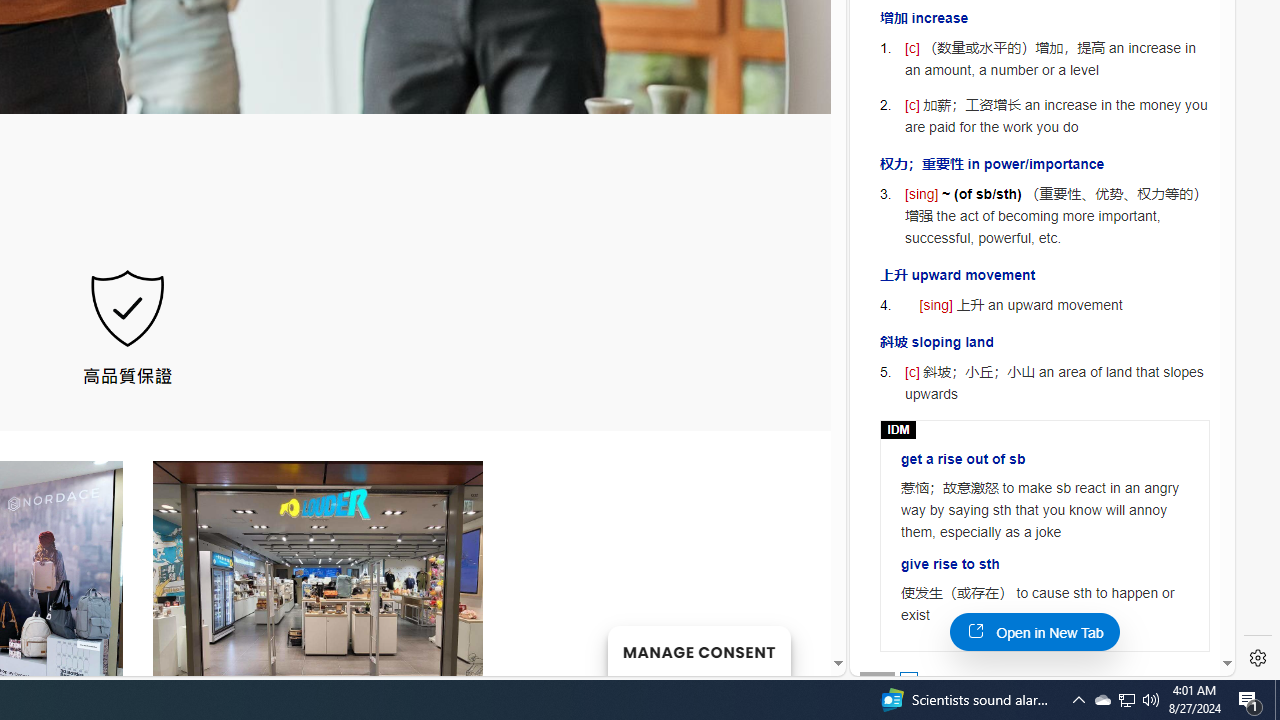 This screenshot has width=1280, height=720. I want to click on 'MANAGE CONSENT', so click(698, 650).